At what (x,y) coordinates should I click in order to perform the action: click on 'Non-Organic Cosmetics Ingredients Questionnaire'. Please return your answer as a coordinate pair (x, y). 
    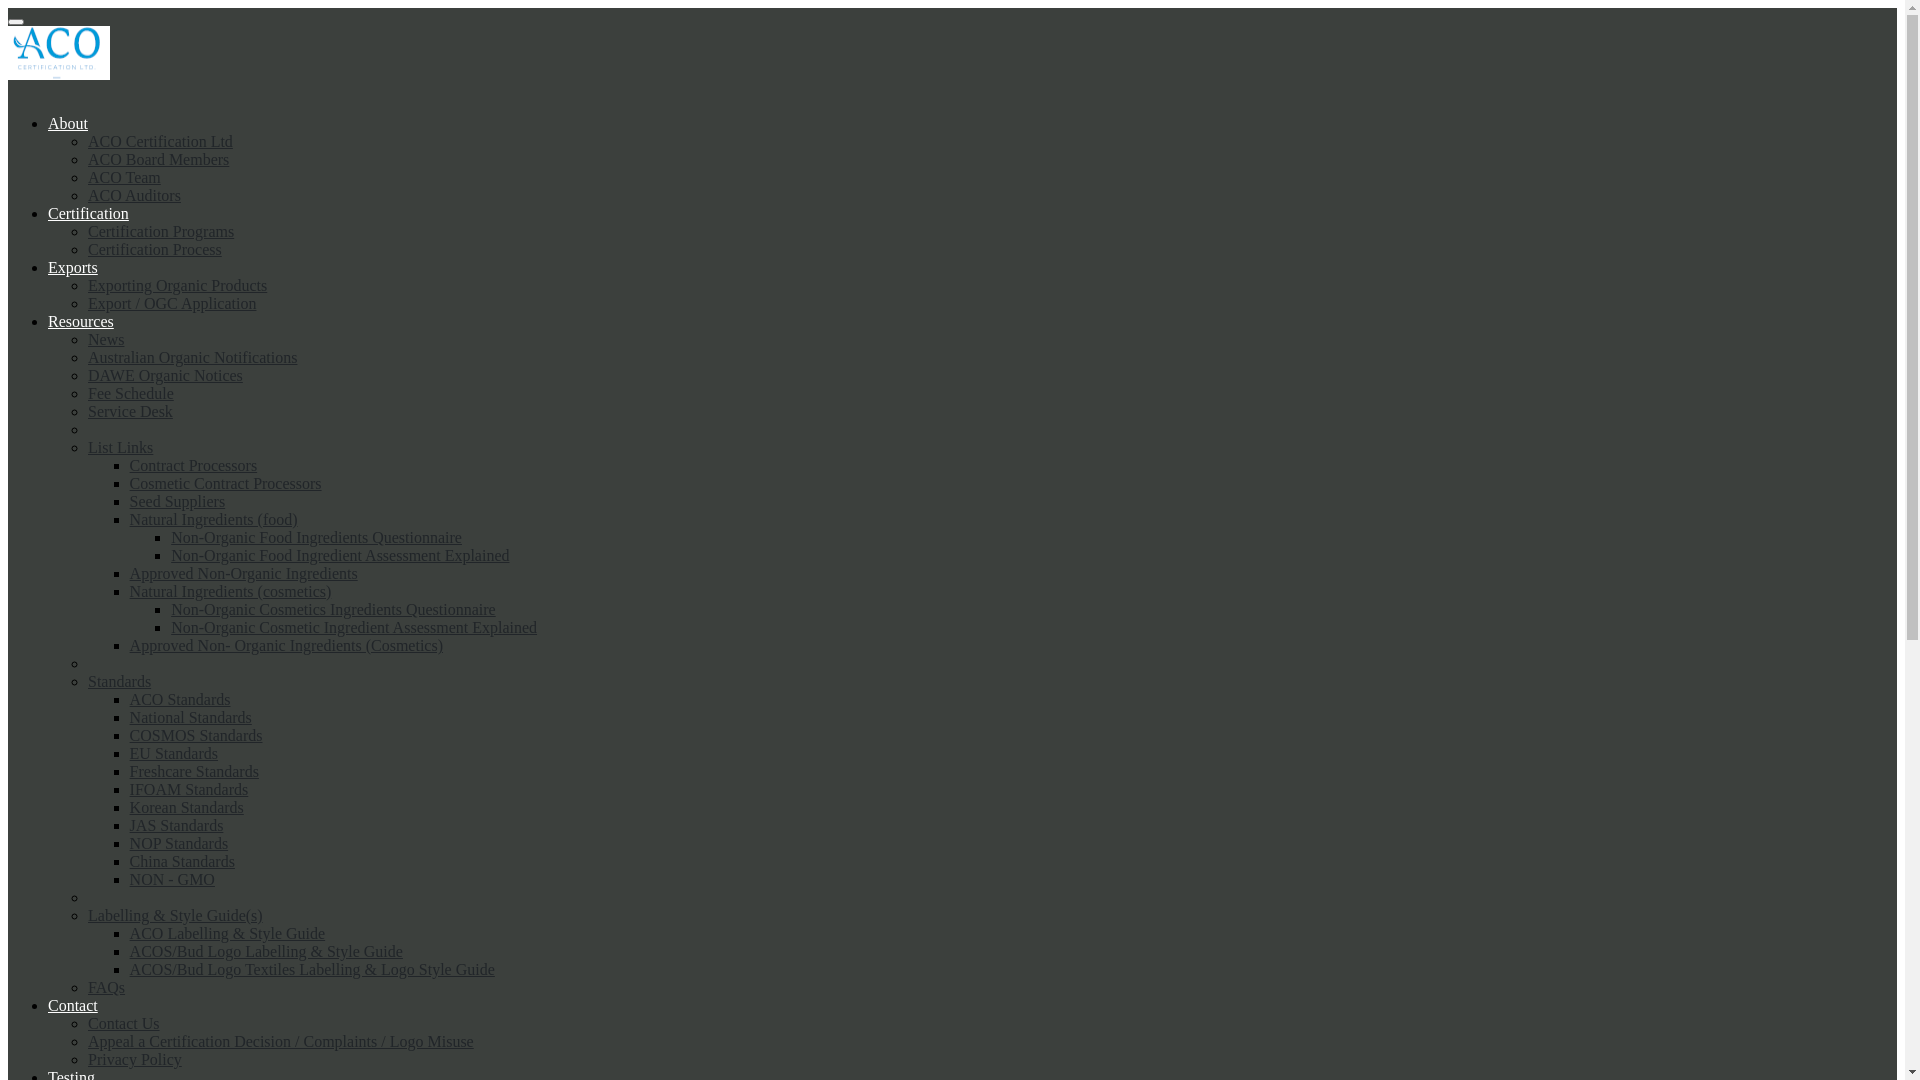
    Looking at the image, I should click on (333, 608).